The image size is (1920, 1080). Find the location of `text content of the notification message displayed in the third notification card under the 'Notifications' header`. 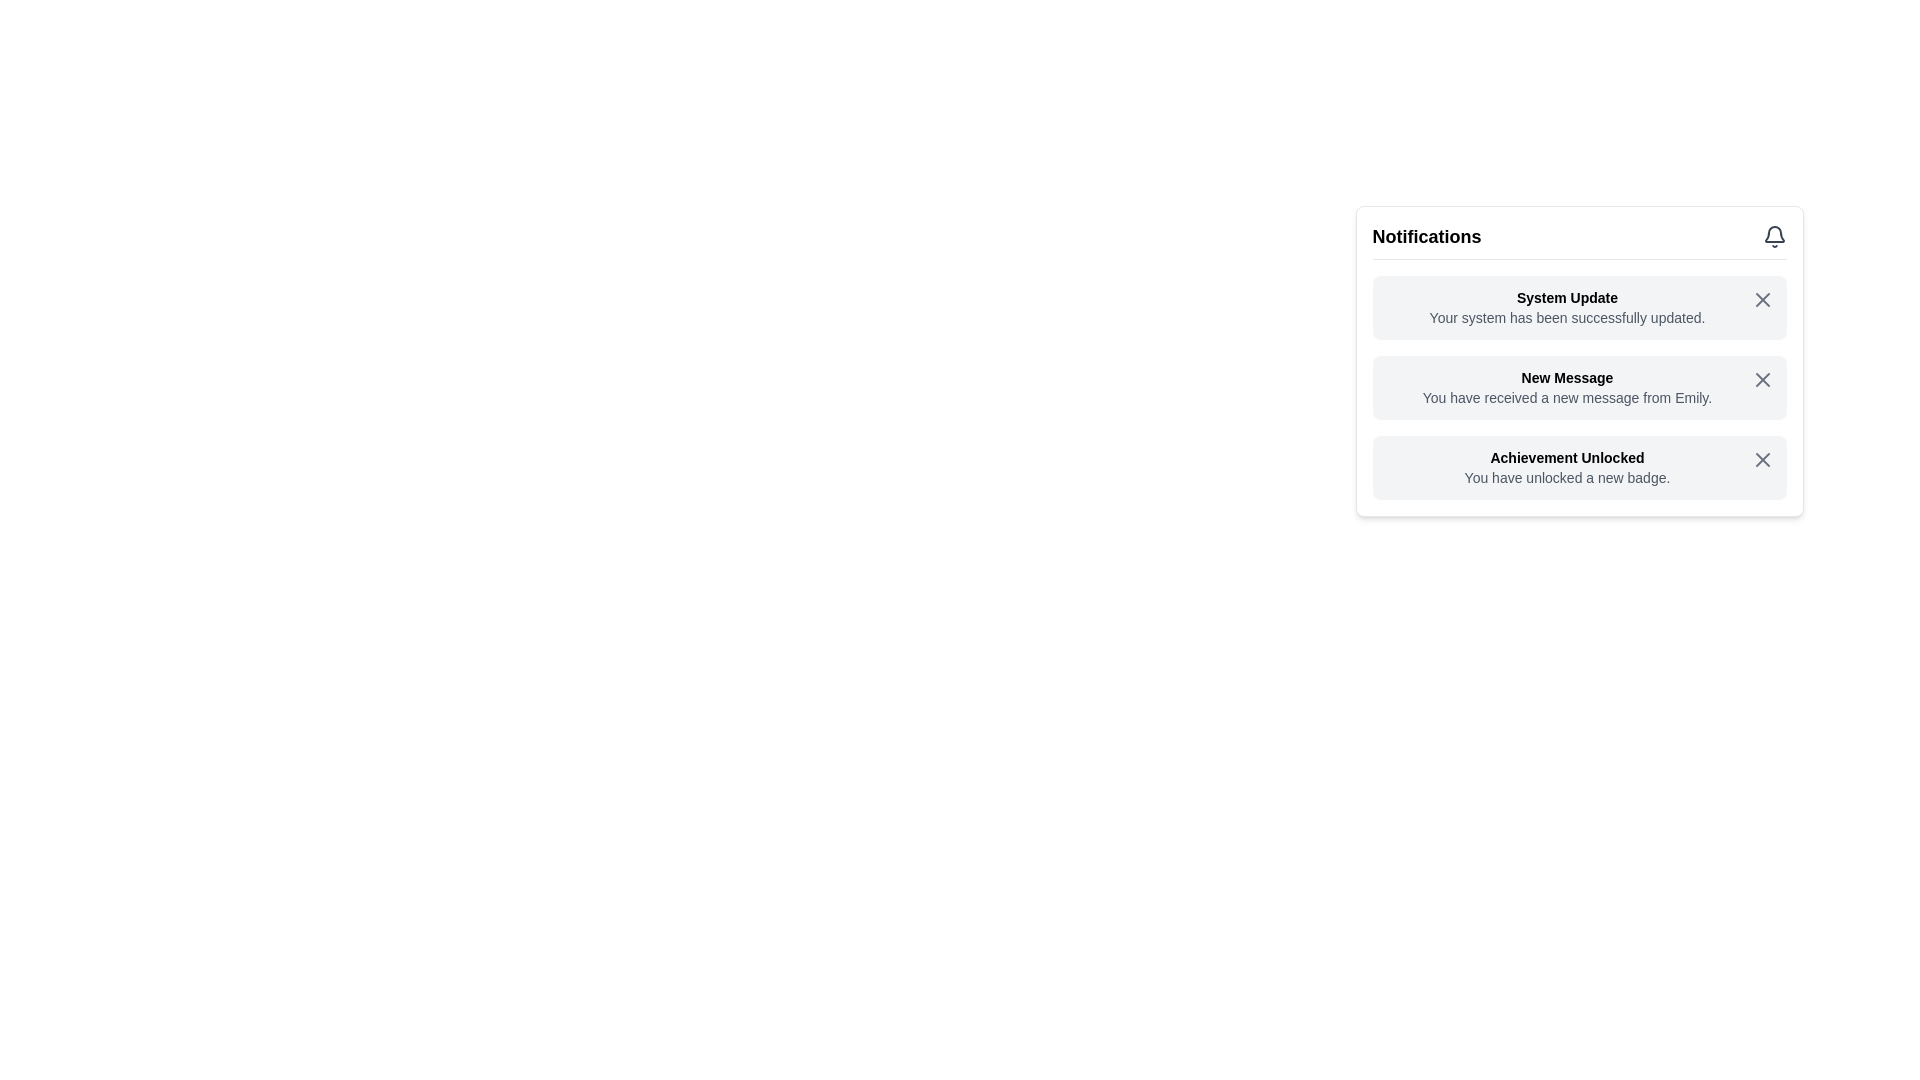

text content of the notification message displayed in the third notification card under the 'Notifications' header is located at coordinates (1566, 467).